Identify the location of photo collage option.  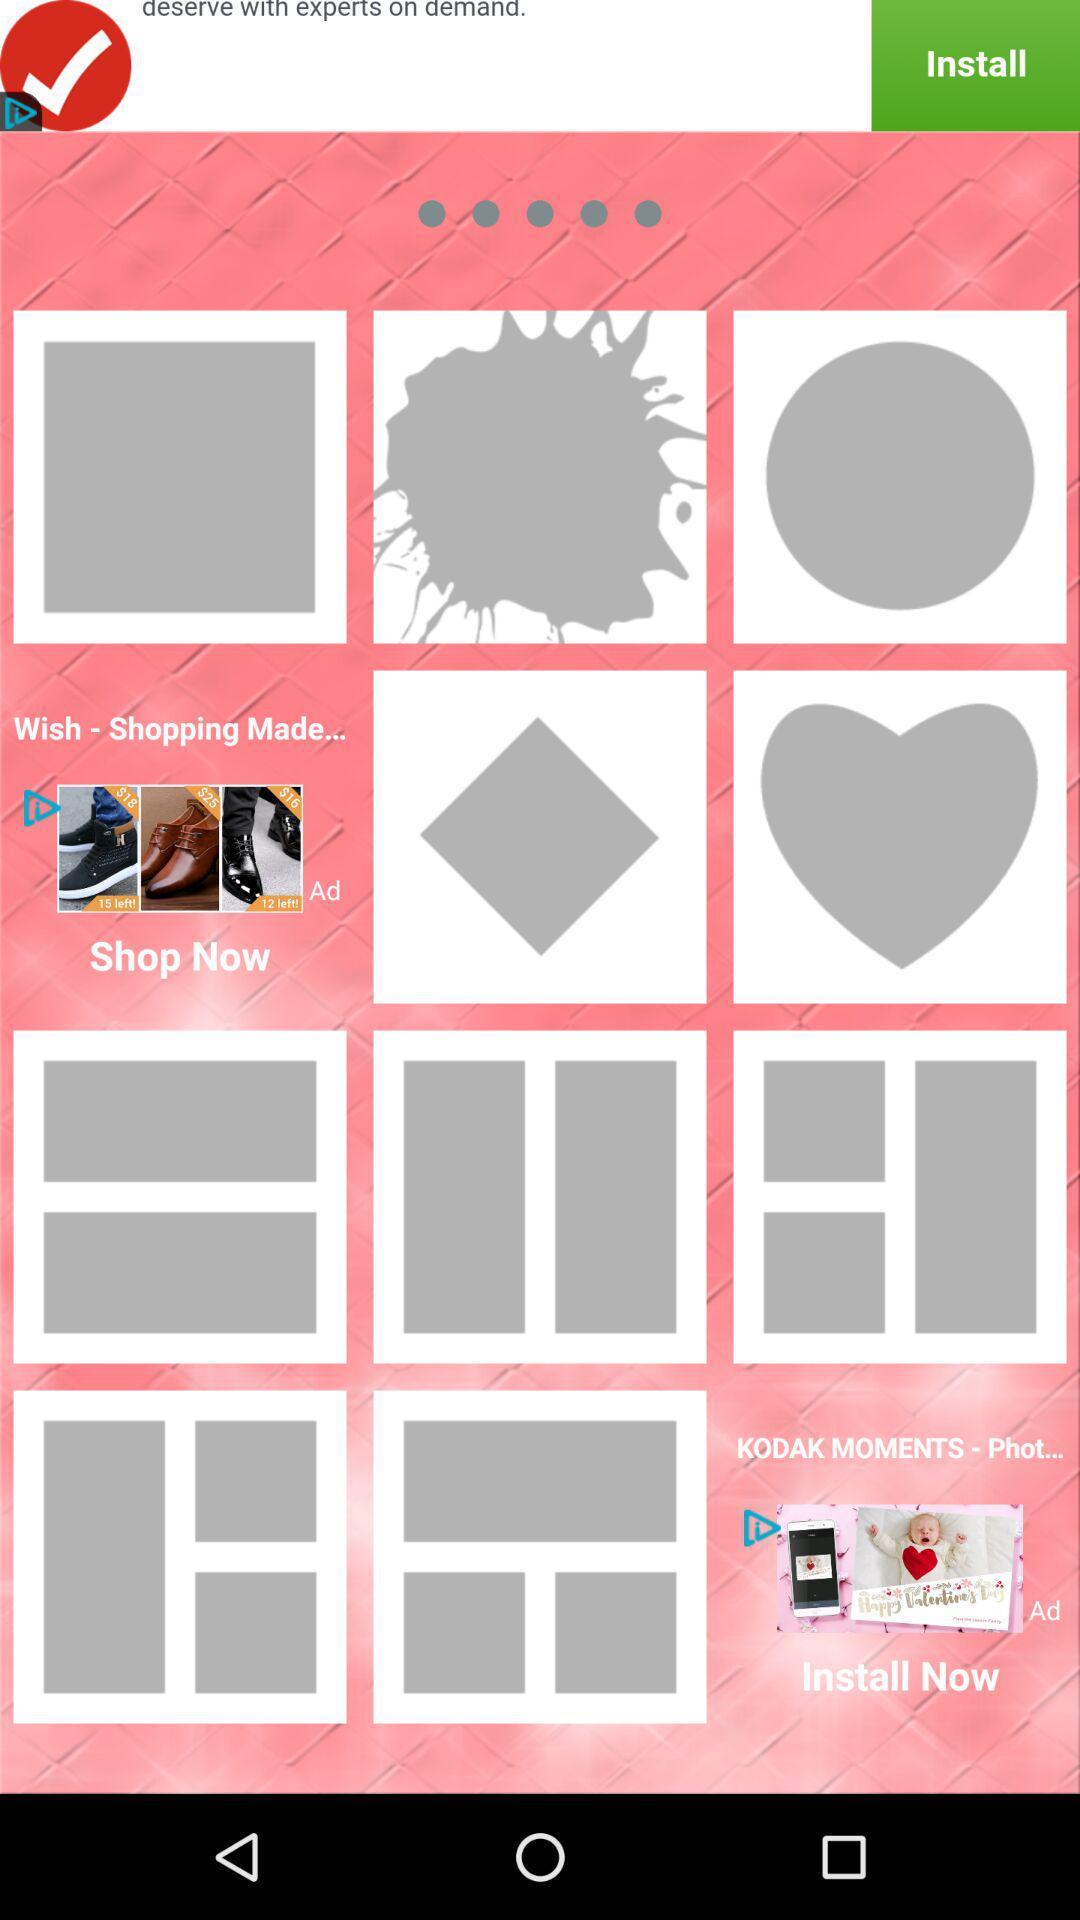
(540, 1555).